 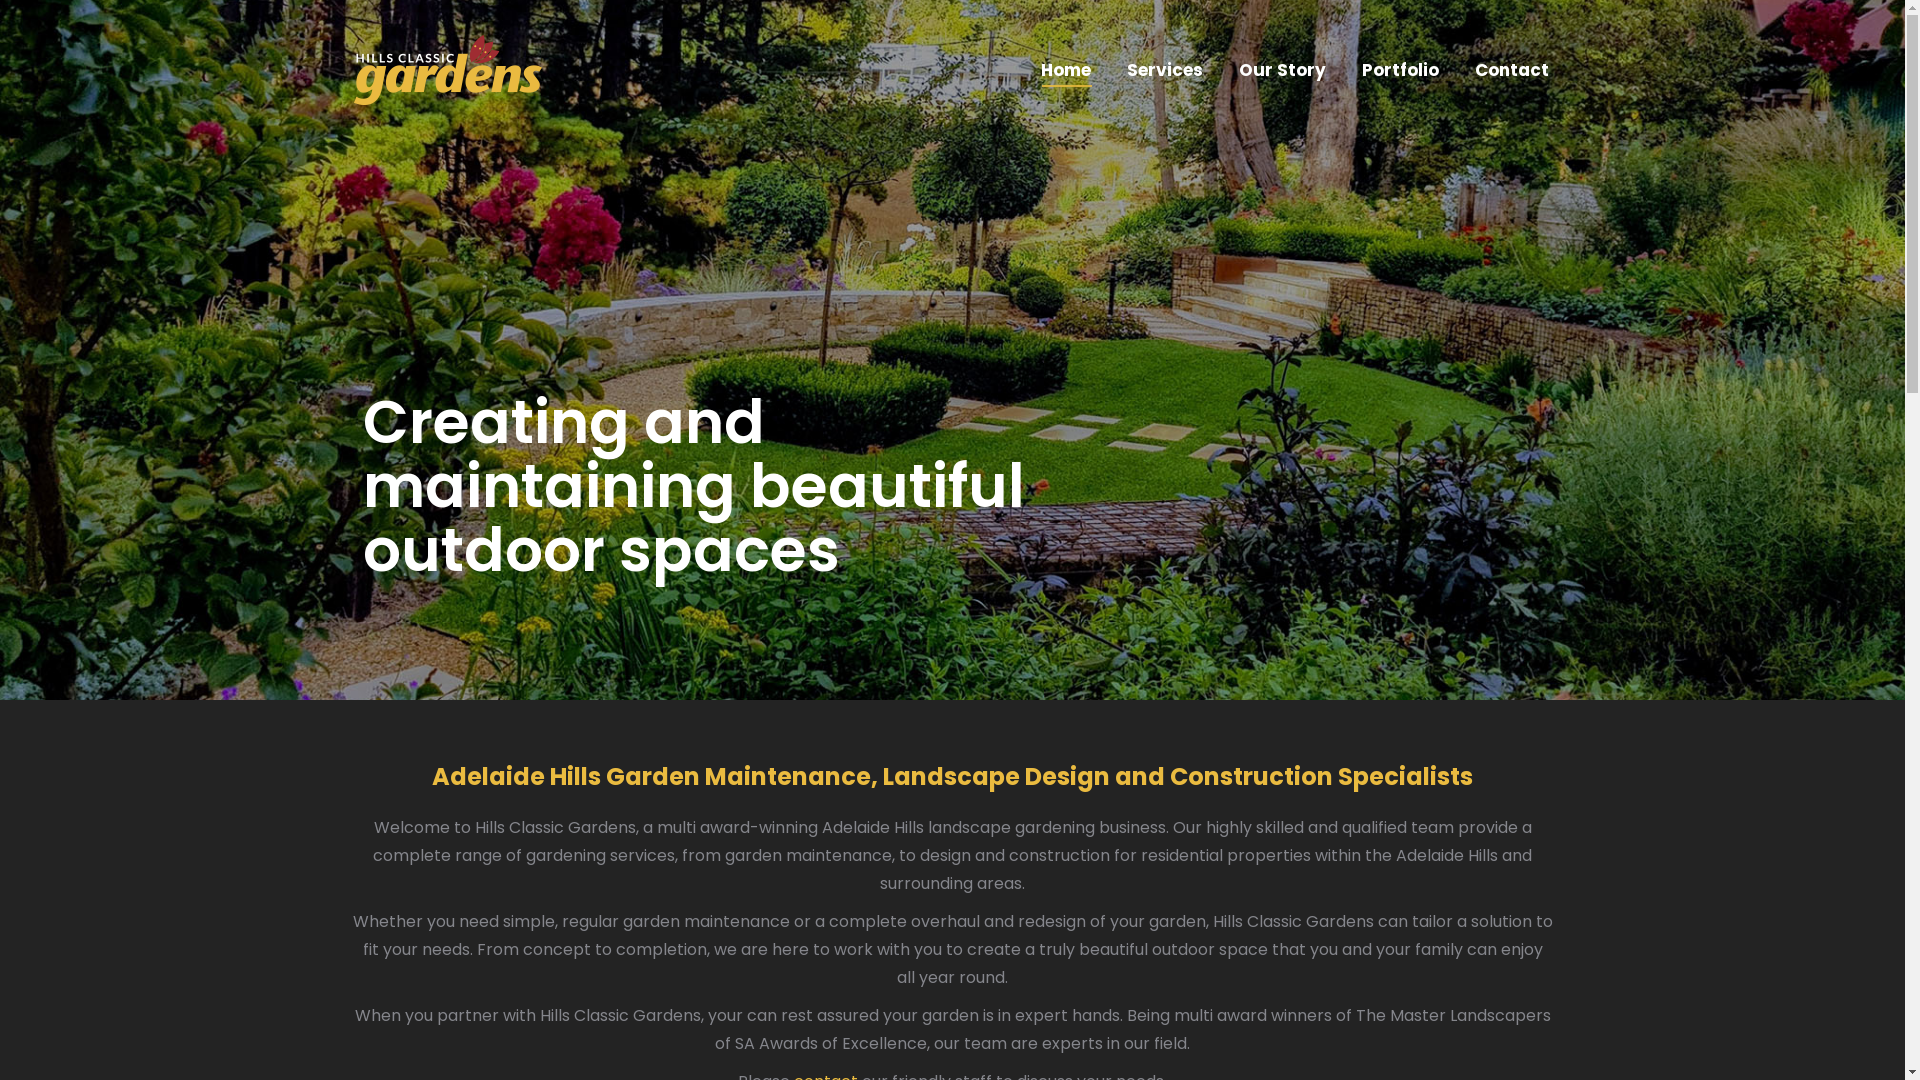 I want to click on 'Portfolio', so click(x=1358, y=69).